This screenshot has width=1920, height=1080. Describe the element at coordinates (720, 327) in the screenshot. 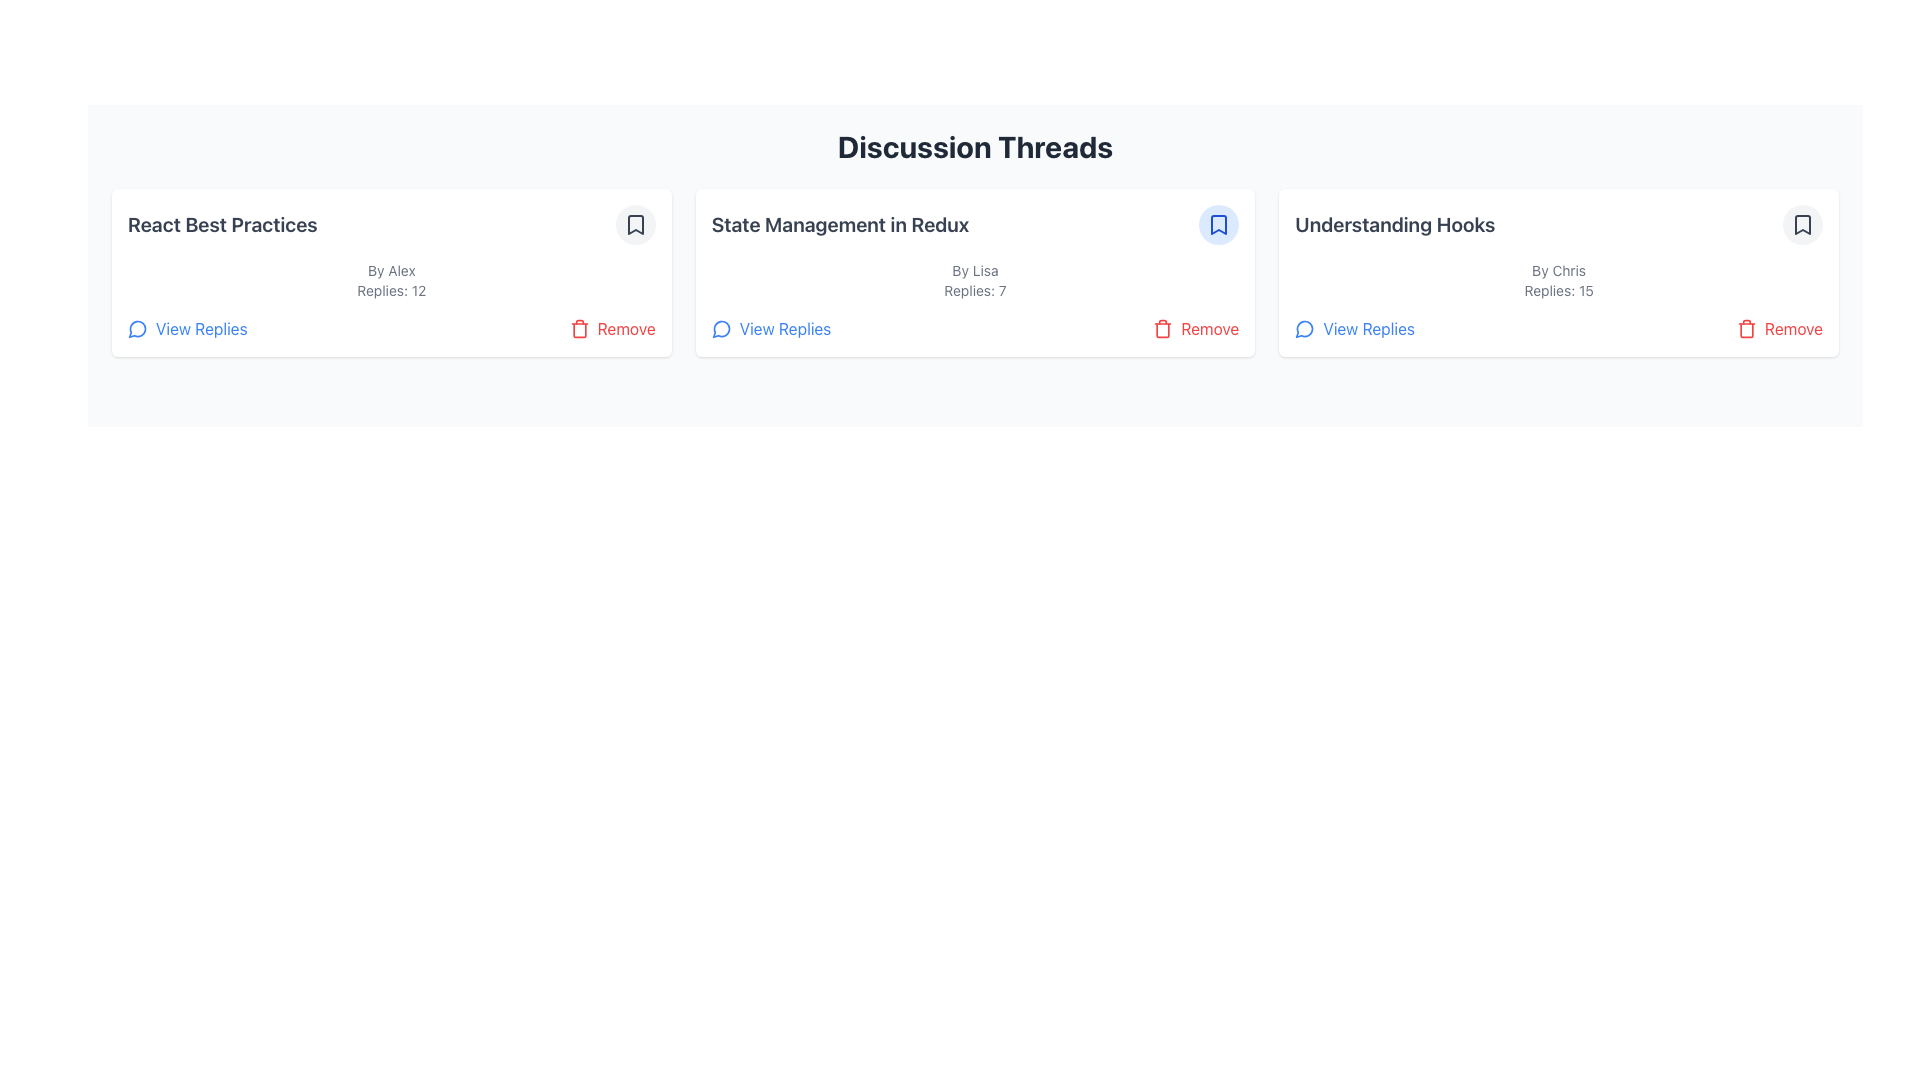

I see `the blue chat bubble icon located on the leftmost side of the 'View Replies' link in the 'State Management in Redux' panel` at that location.